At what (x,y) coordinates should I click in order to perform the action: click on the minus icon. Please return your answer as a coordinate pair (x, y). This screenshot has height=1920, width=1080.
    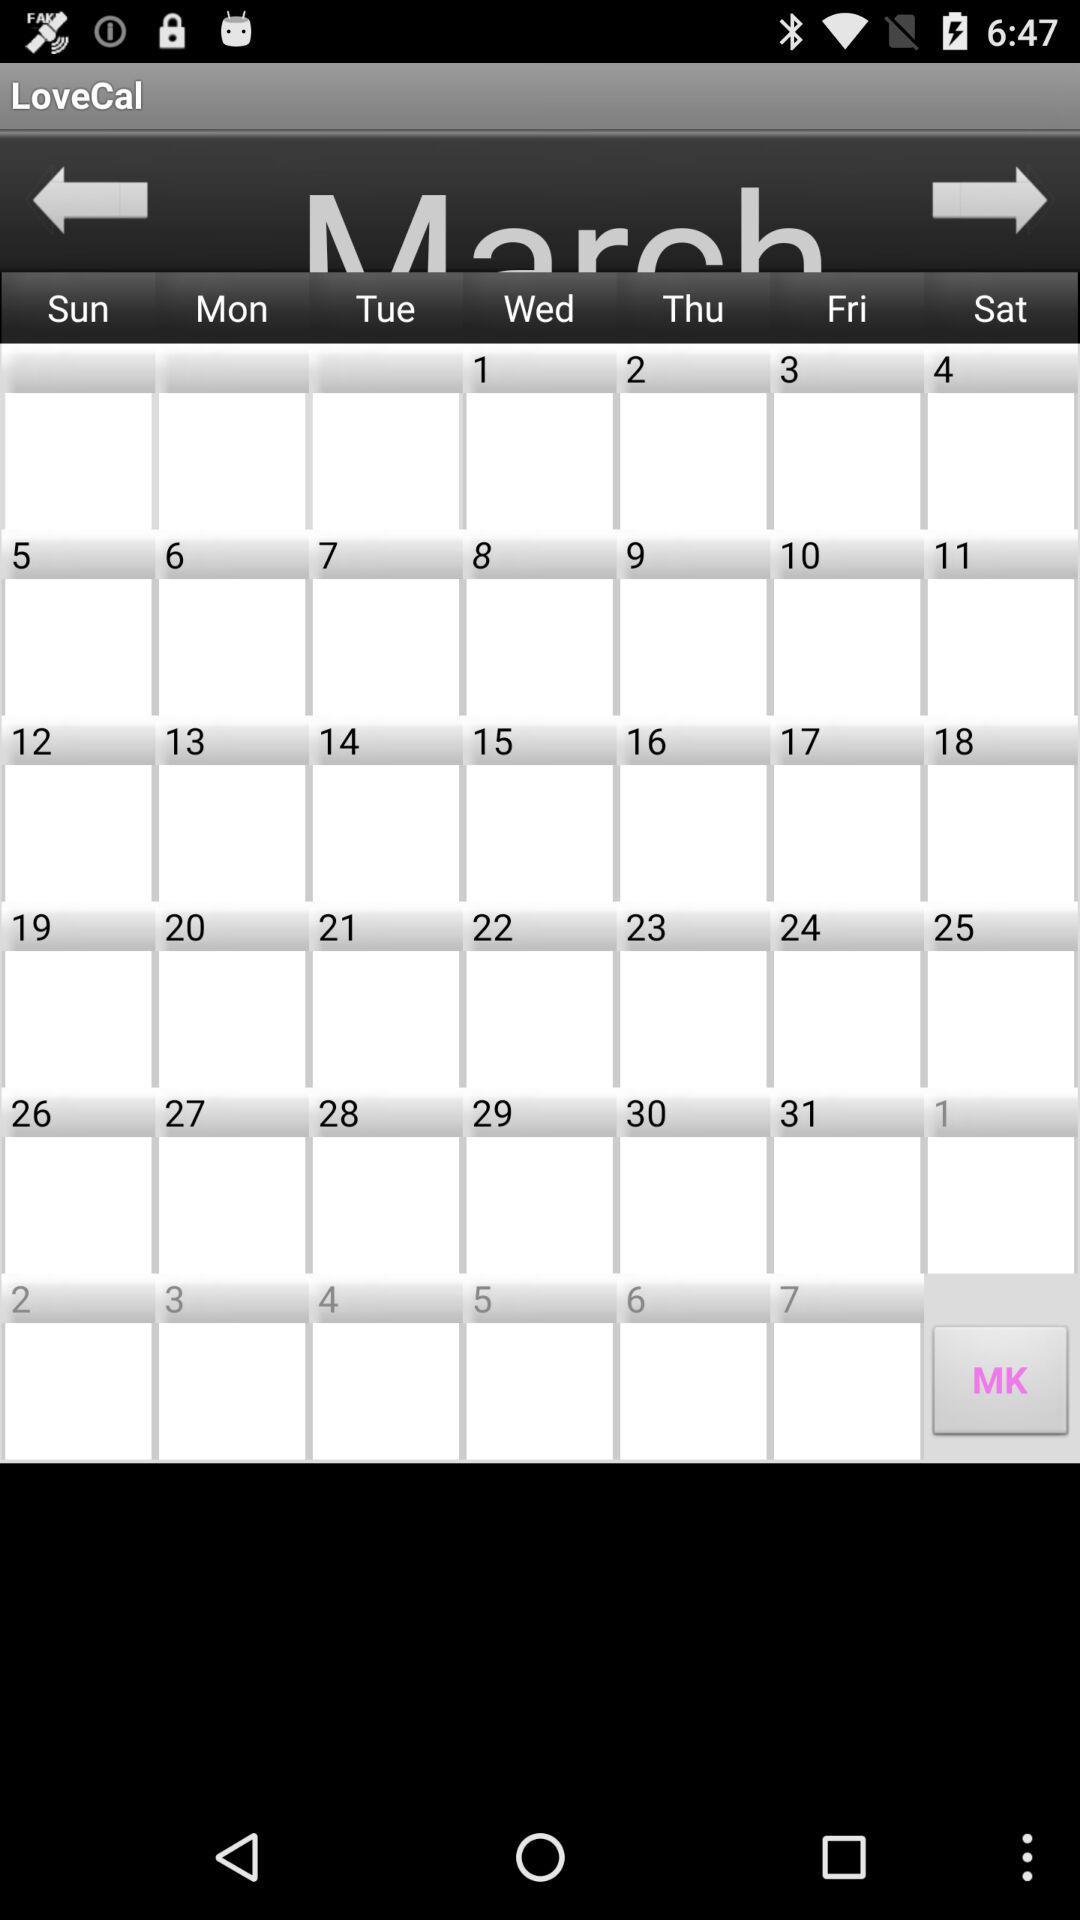
    Looking at the image, I should click on (385, 890).